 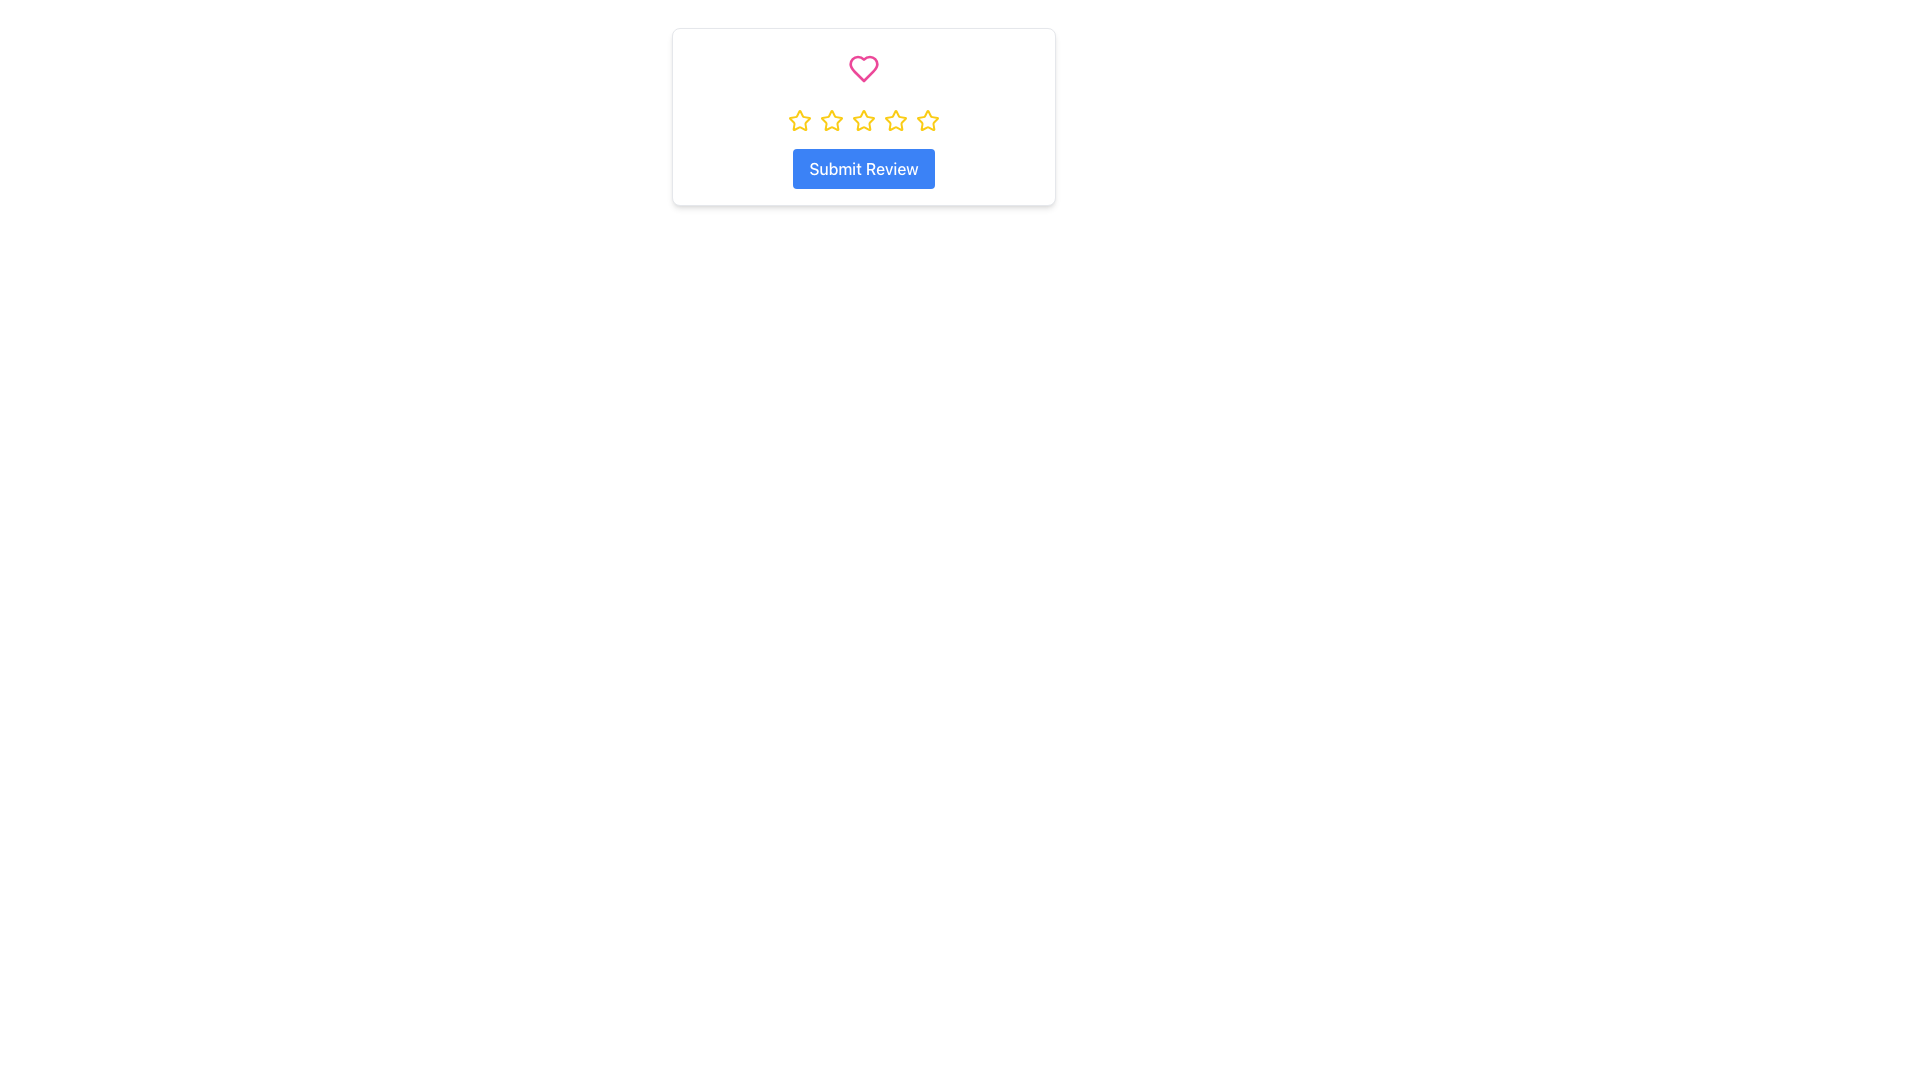 What do you see at coordinates (864, 168) in the screenshot?
I see `the 'Submit Review' button, which is a rectangular button with a blue background and white text, located below a row of yellow star icons` at bounding box center [864, 168].